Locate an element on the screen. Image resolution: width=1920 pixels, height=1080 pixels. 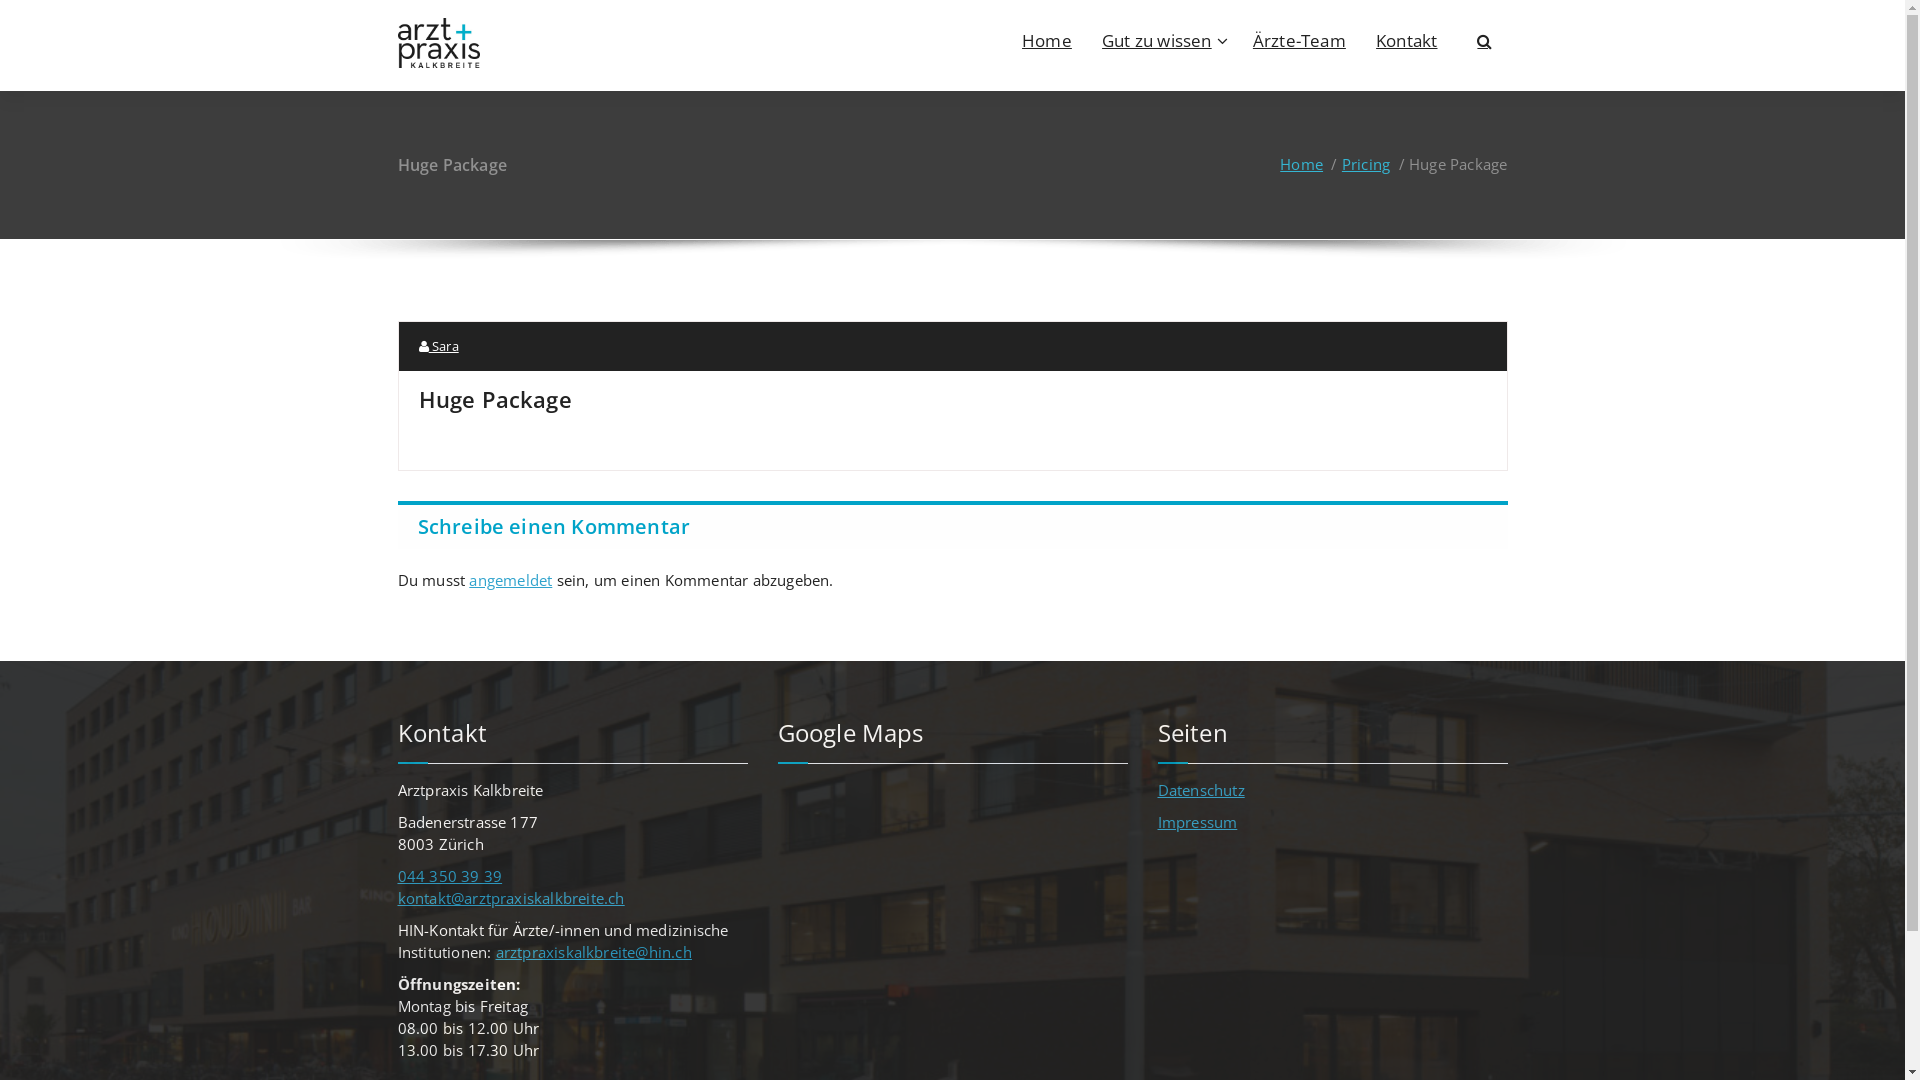
'Home' is located at coordinates (1280, 163).